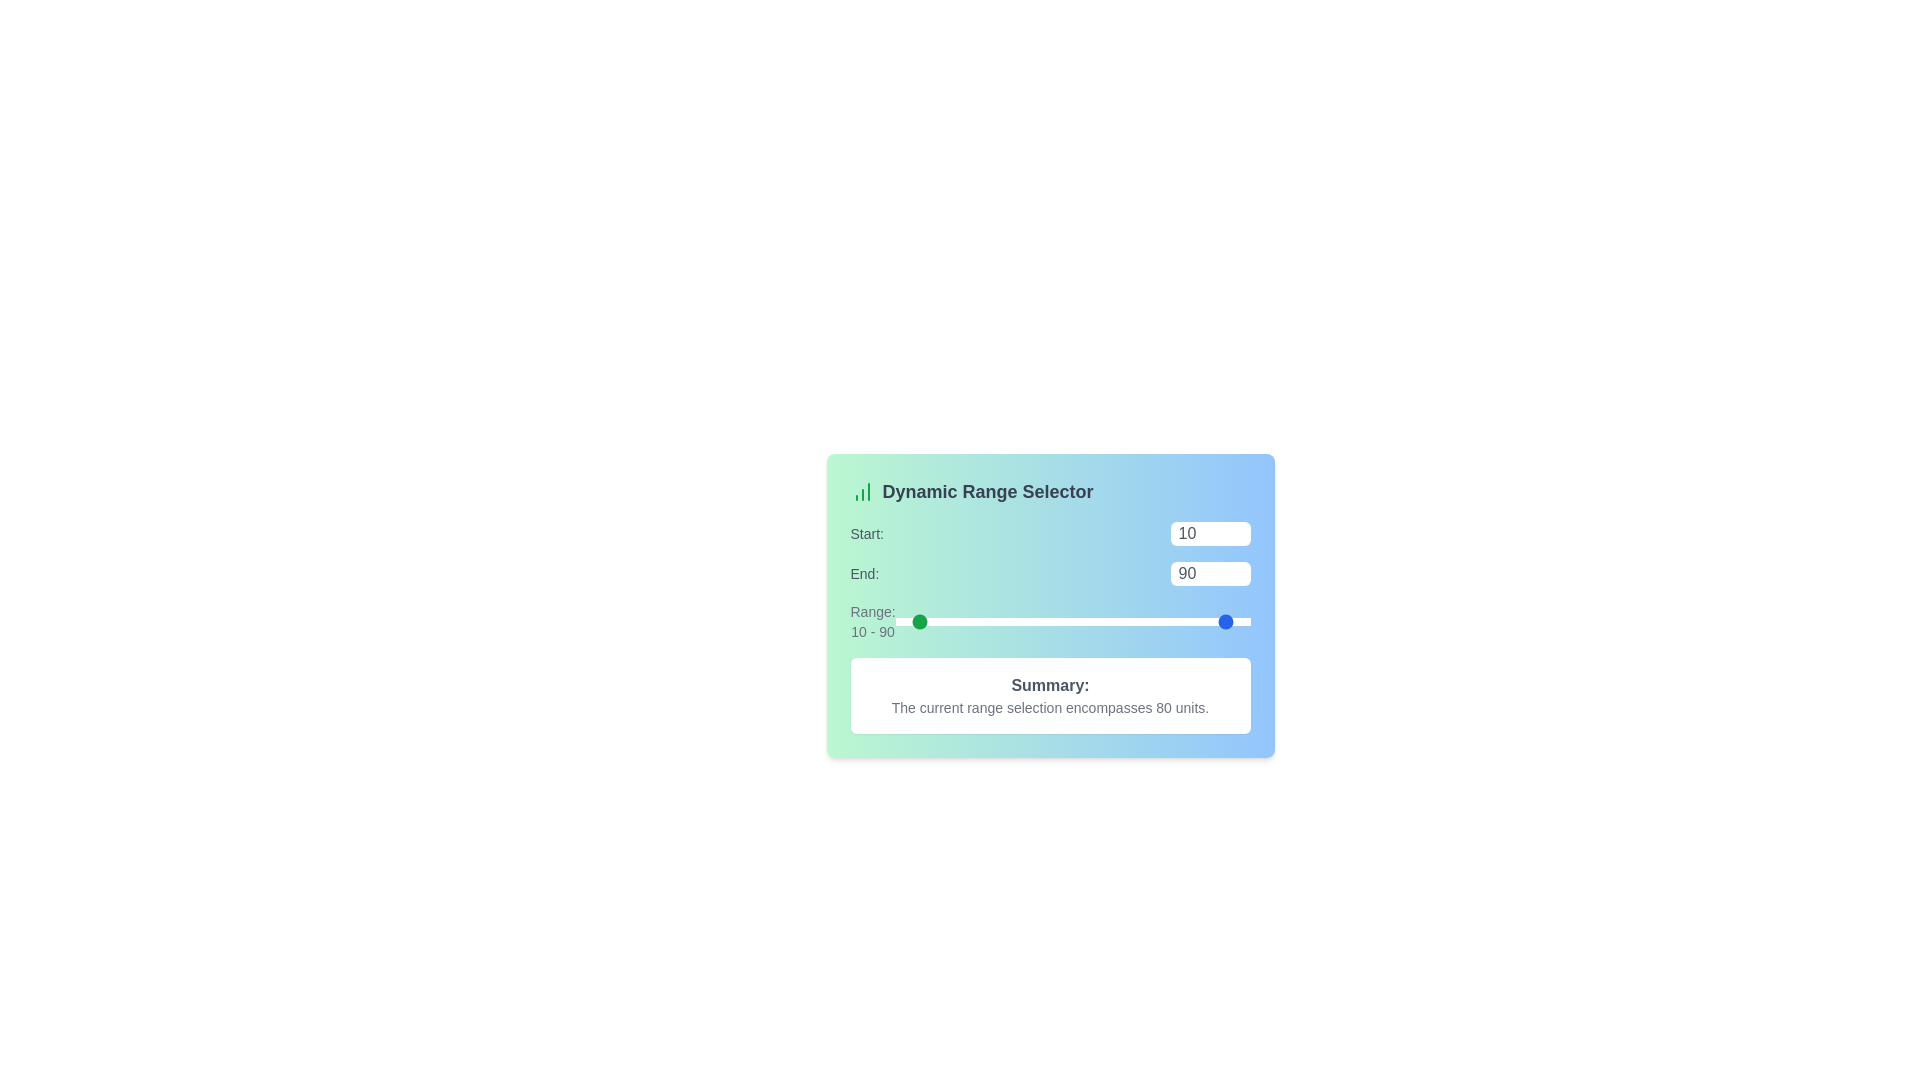 The width and height of the screenshot is (1920, 1080). I want to click on the 'Start' range value to 85 using the input box, so click(1209, 532).